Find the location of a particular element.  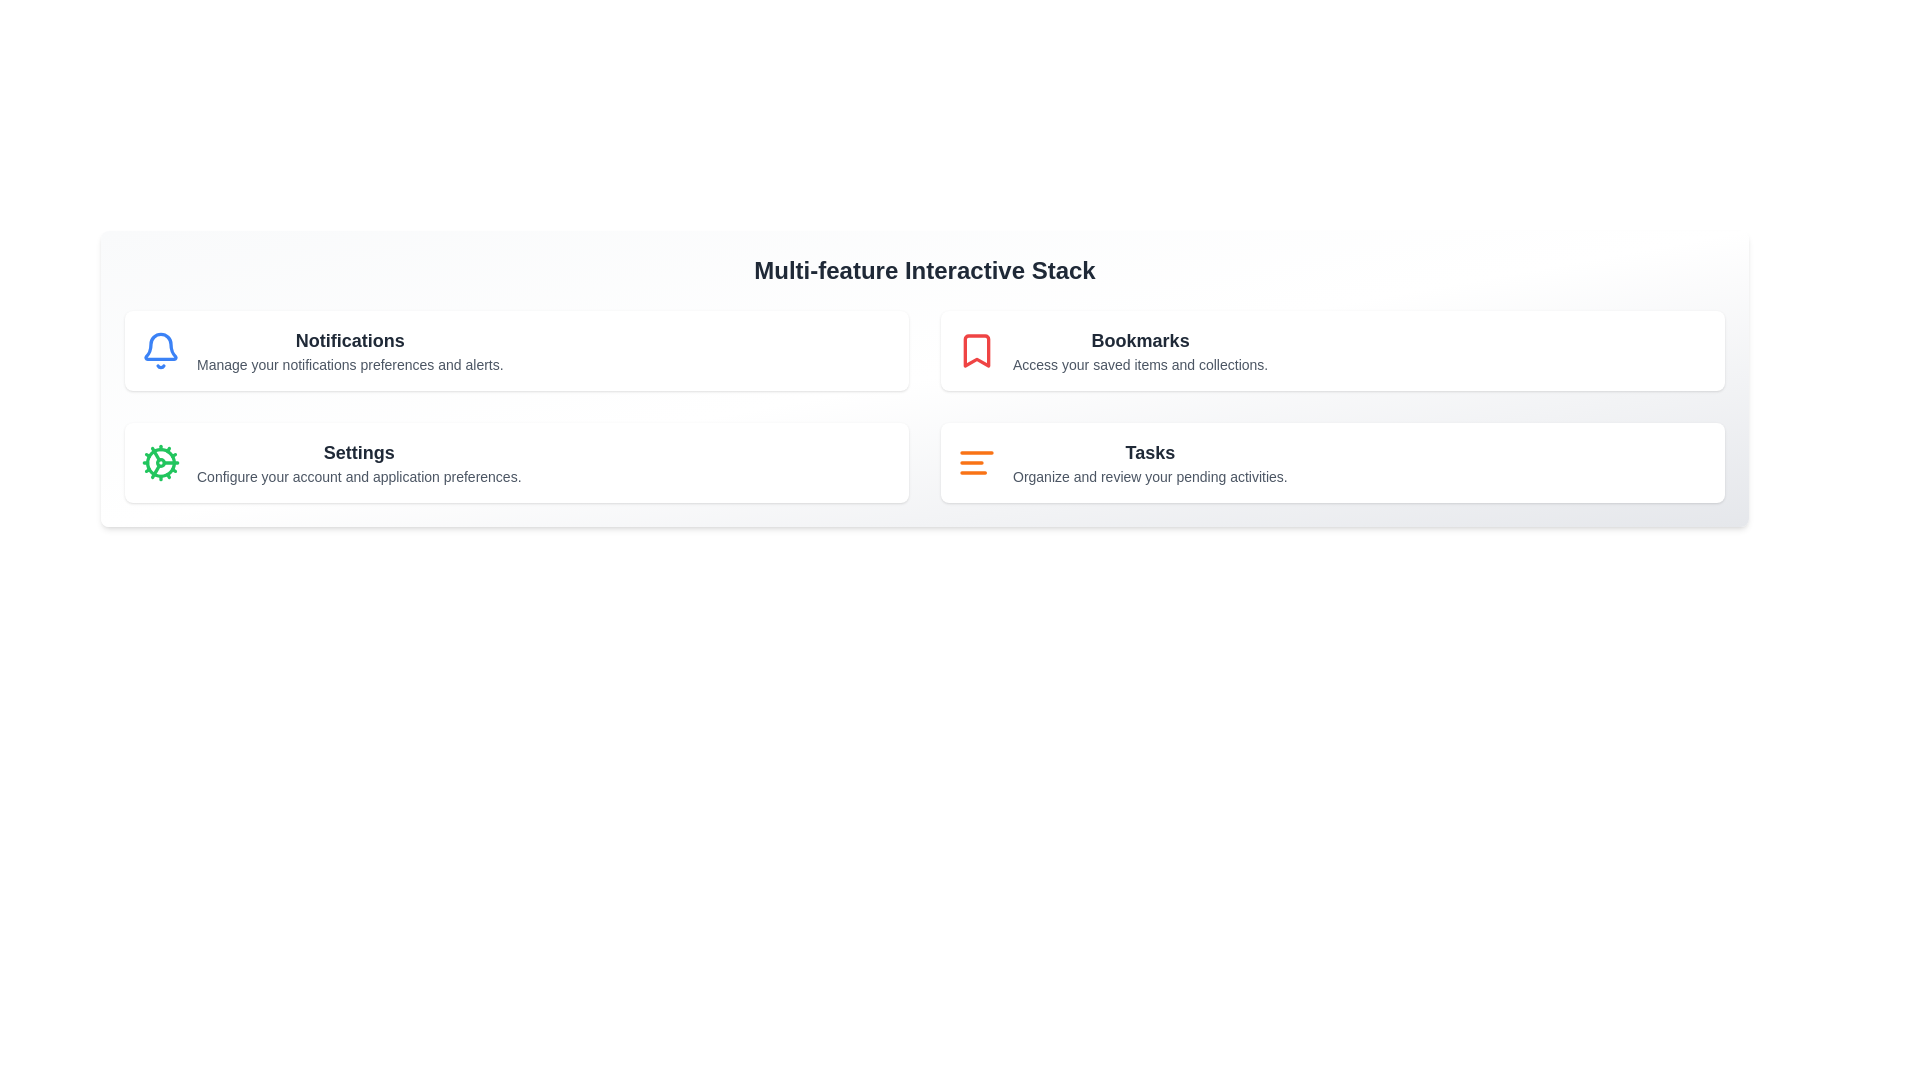

the informational panel labeled 'Bookmarks' which has a bolded header and a red bookmark-shaped icon is located at coordinates (1333, 350).